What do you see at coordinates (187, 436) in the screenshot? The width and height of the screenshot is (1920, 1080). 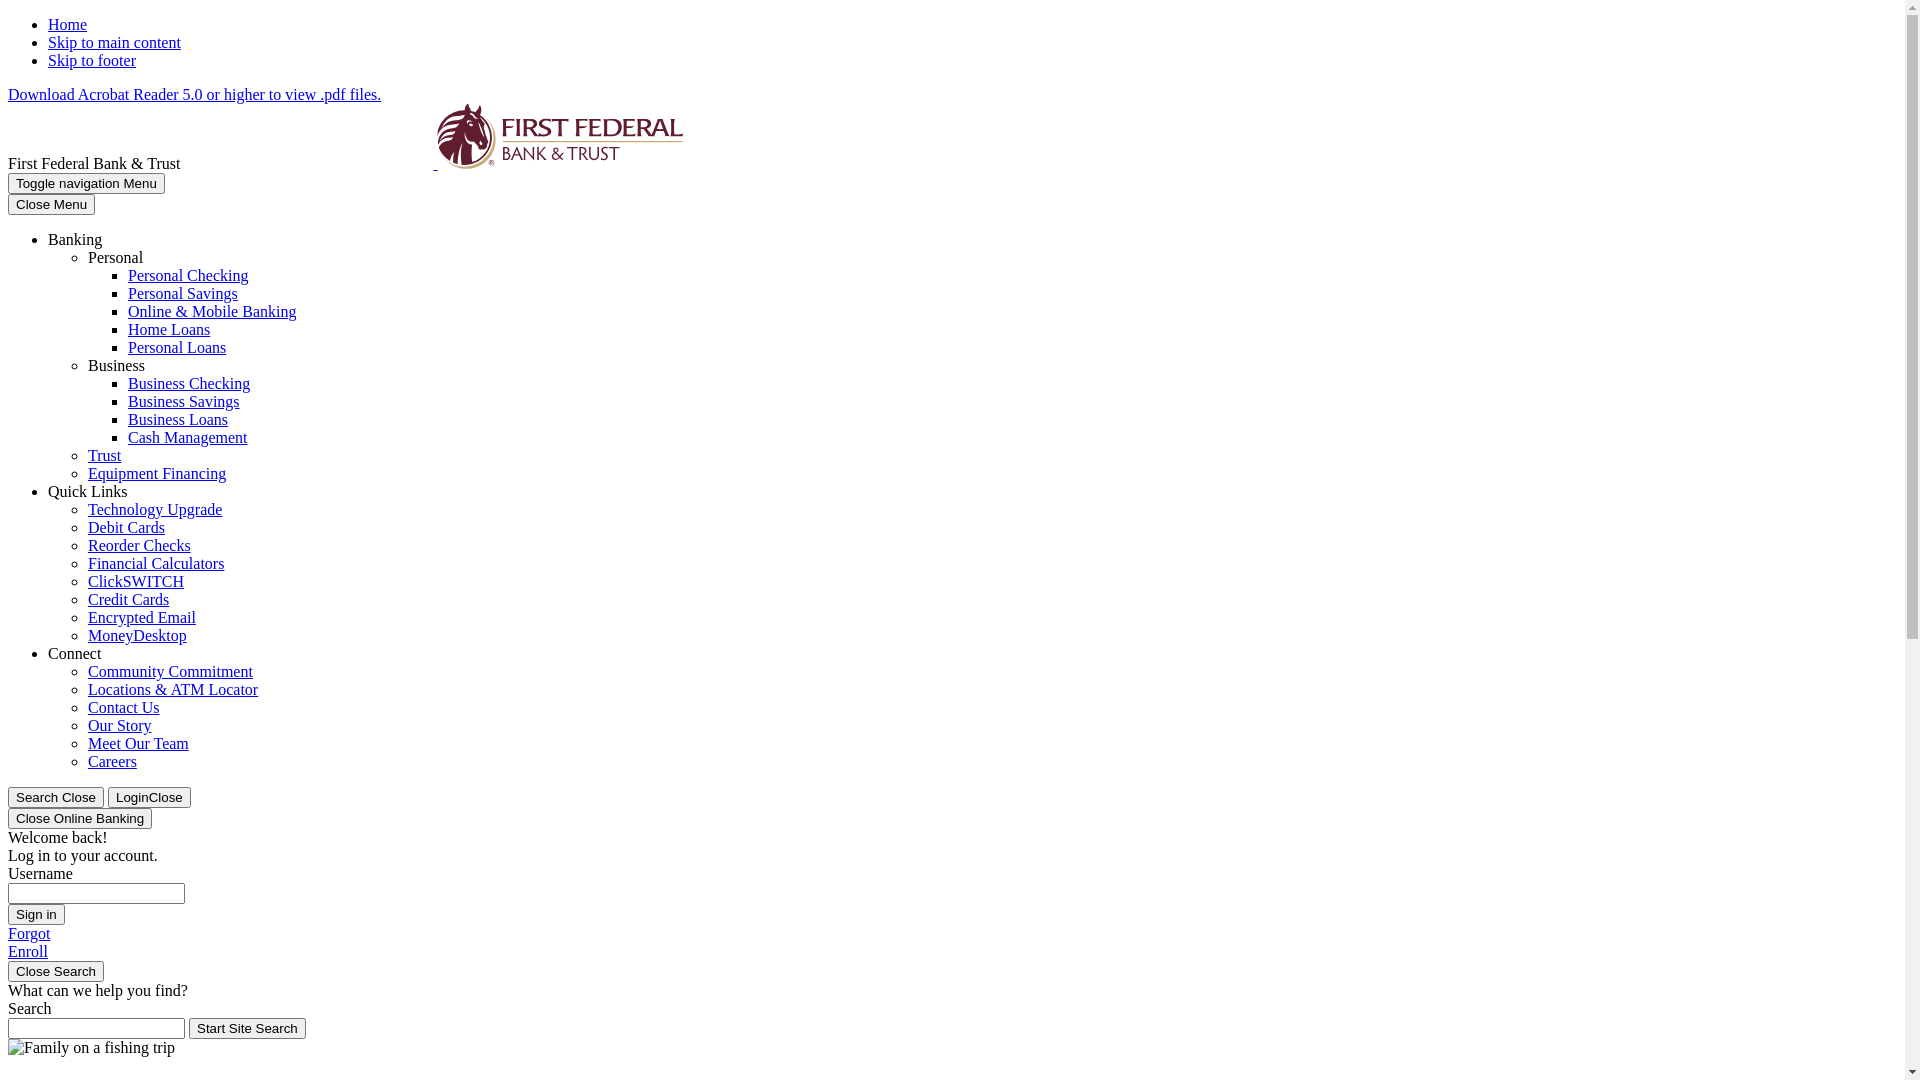 I see `'Cash Management'` at bounding box center [187, 436].